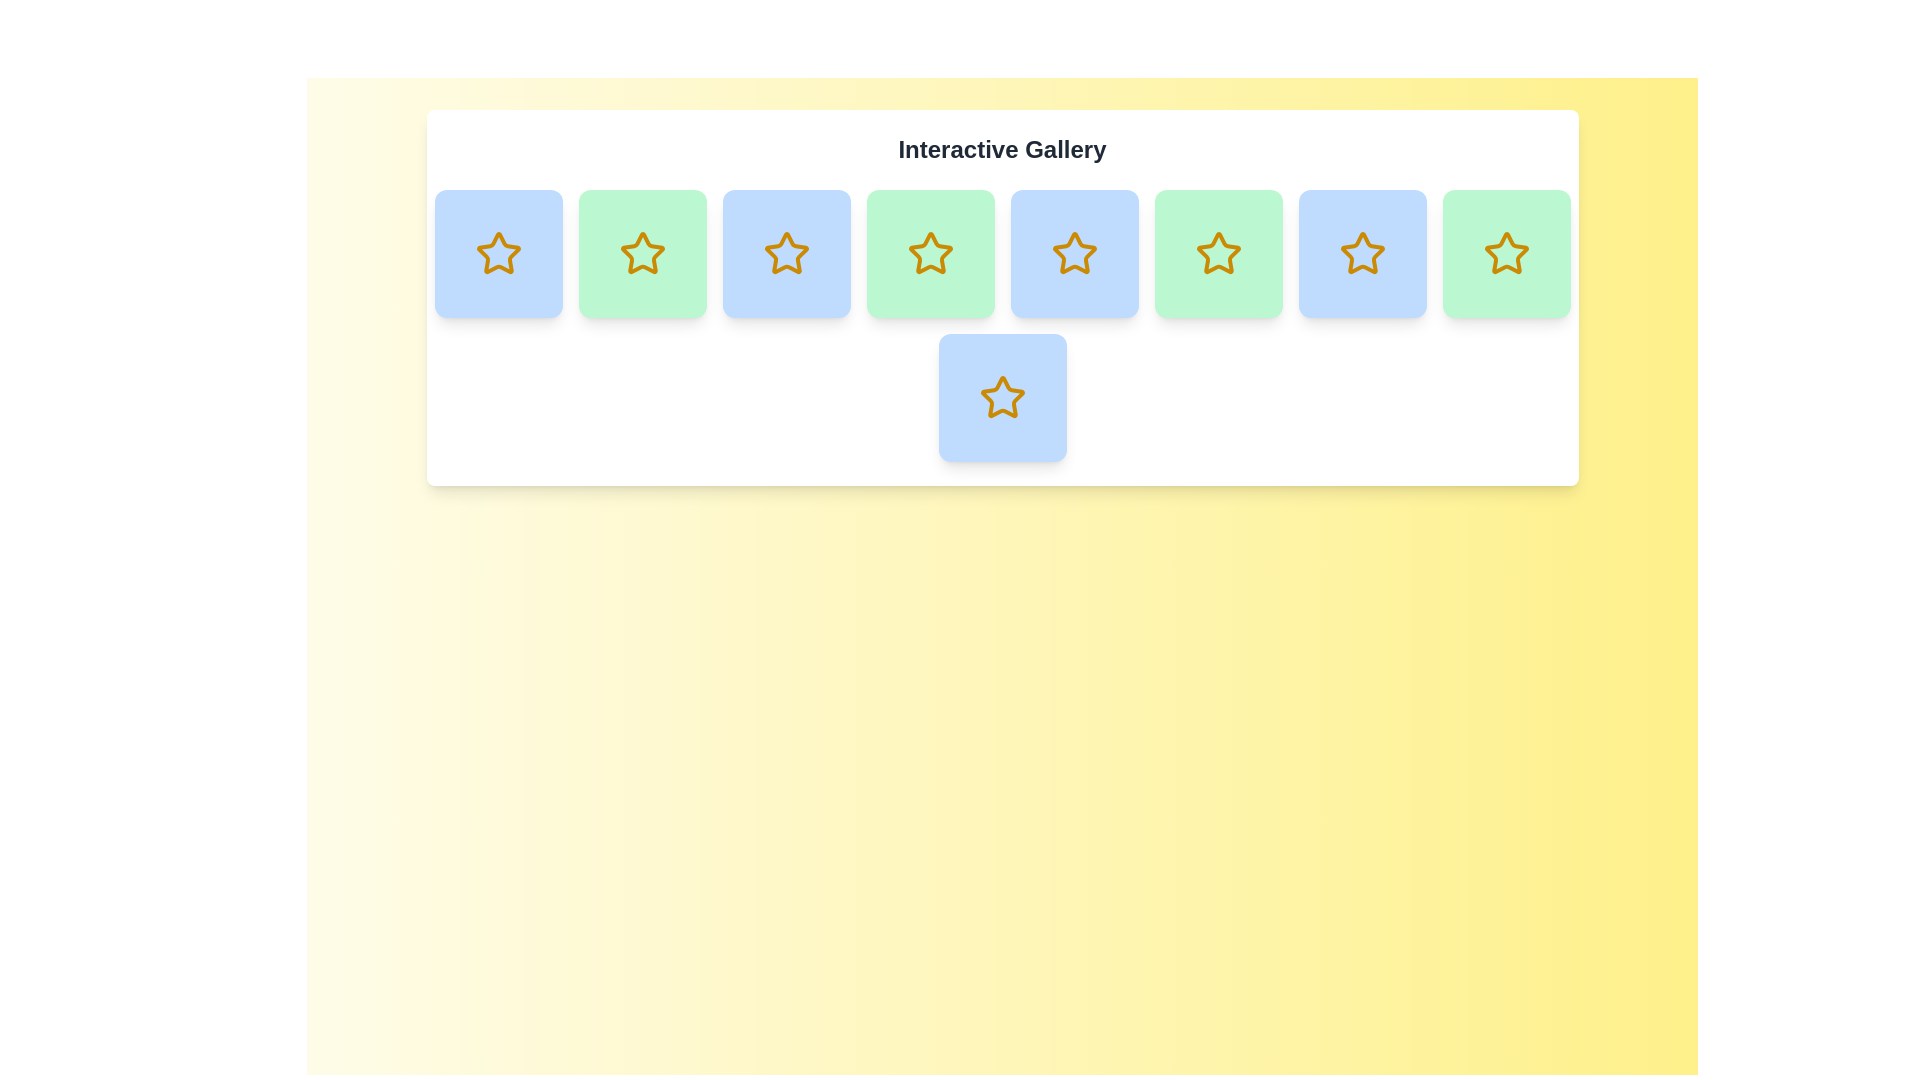 The width and height of the screenshot is (1920, 1080). Describe the element at coordinates (1002, 149) in the screenshot. I see `text label that serves as a title for the section above the interactive gallery of colored tiles` at that location.